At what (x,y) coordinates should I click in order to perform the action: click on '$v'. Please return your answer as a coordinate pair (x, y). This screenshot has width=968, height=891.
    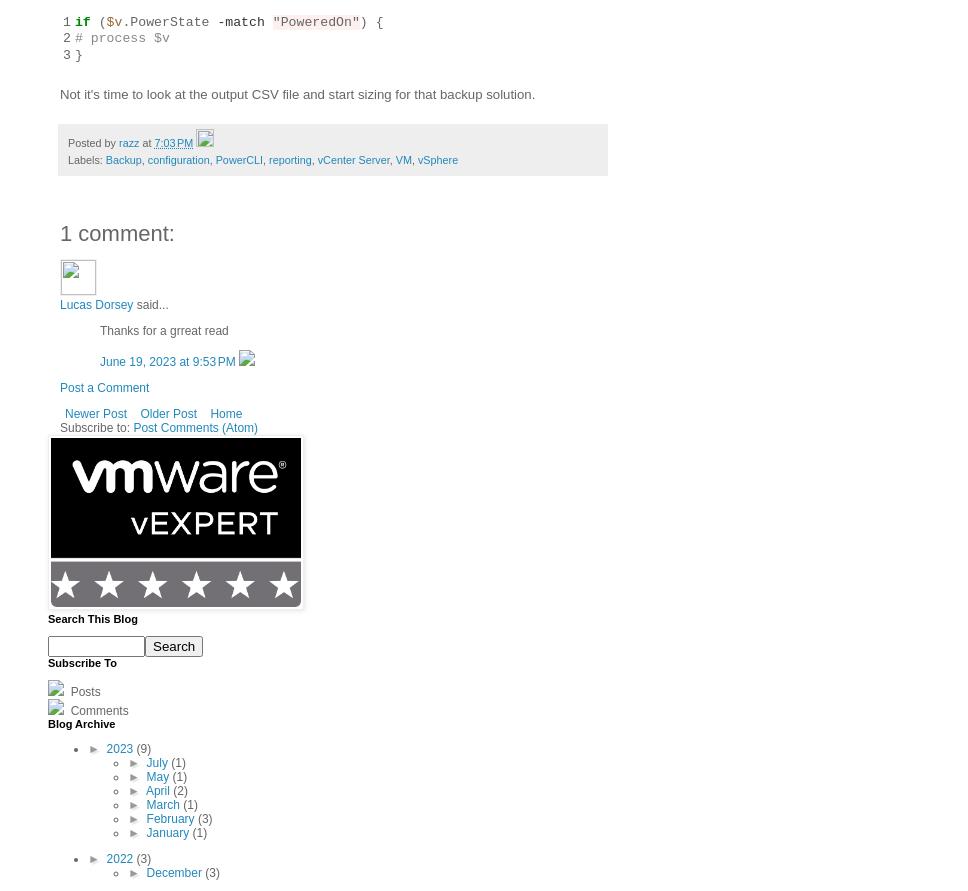
    Looking at the image, I should click on (114, 21).